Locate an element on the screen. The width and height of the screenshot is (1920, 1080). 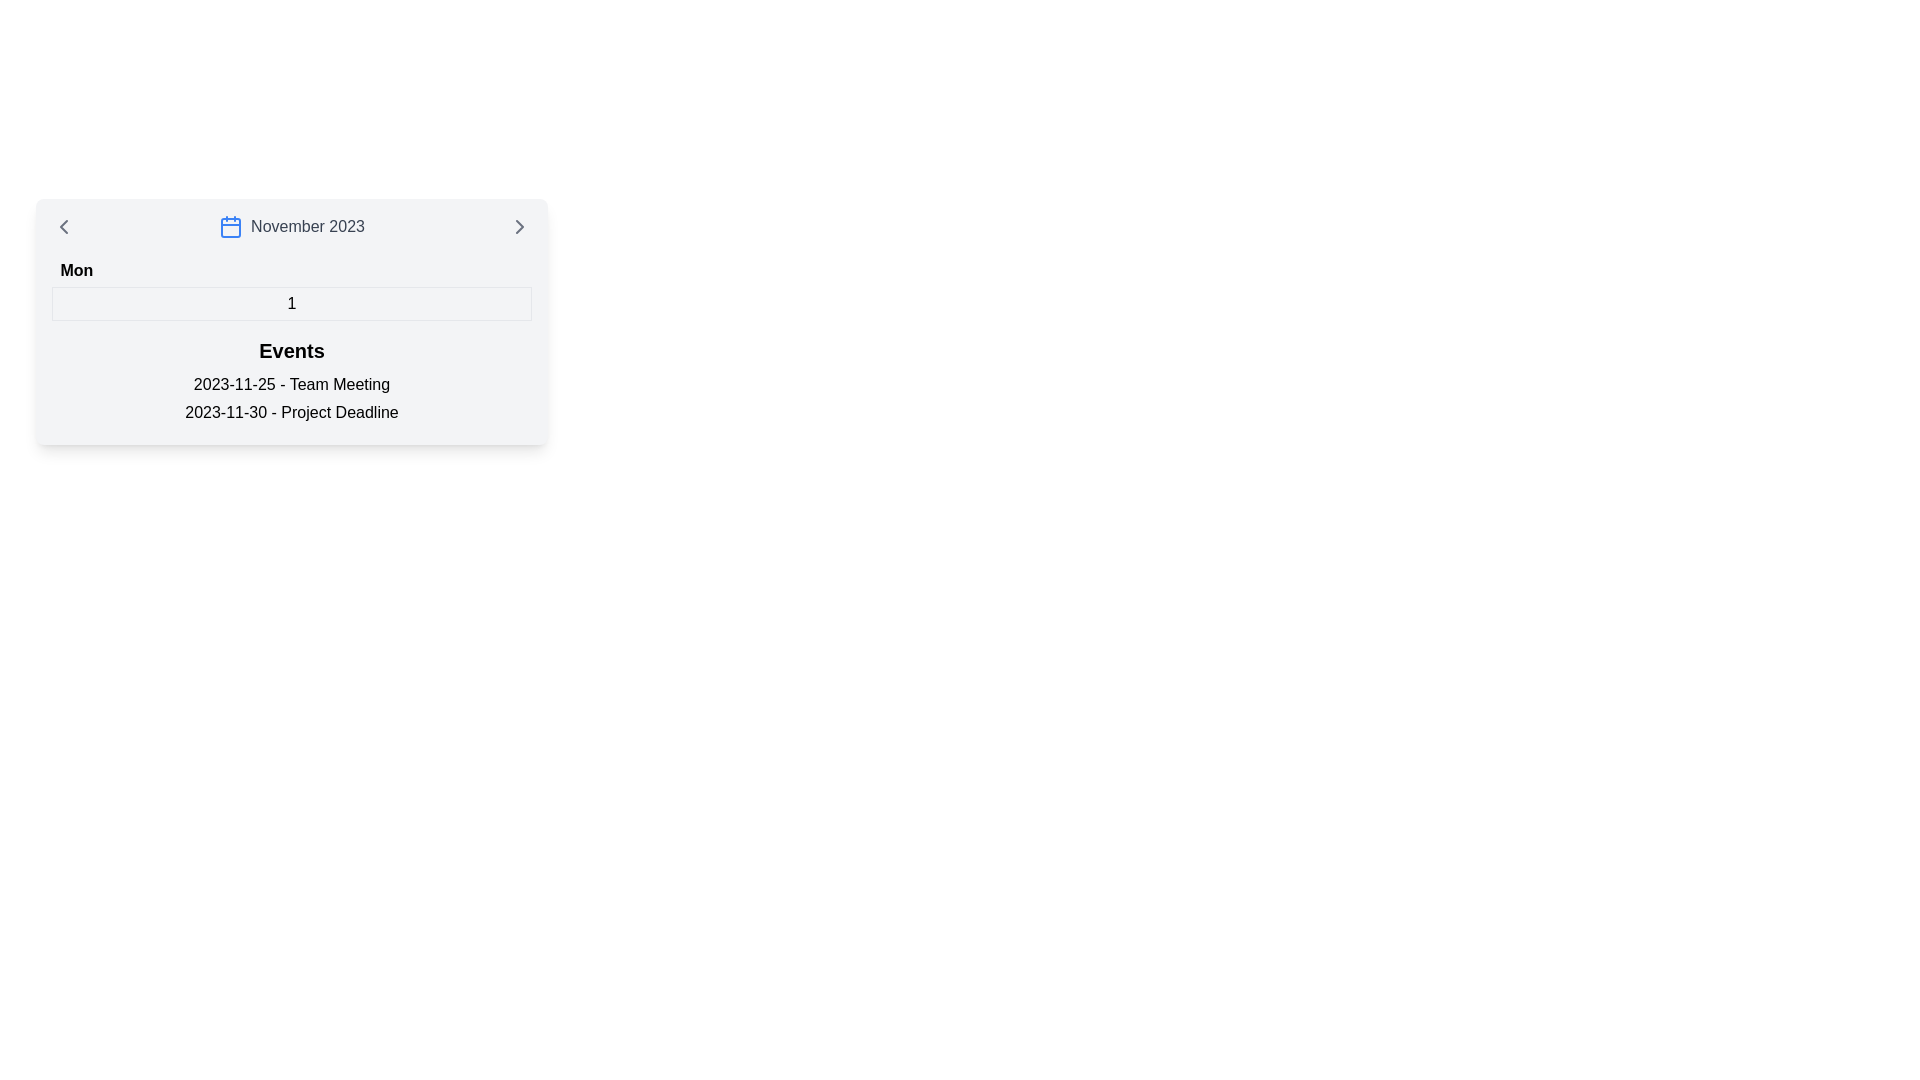
the forward navigation button located on the rightmost side of the header bar containing 'November 2023' is located at coordinates (519, 226).